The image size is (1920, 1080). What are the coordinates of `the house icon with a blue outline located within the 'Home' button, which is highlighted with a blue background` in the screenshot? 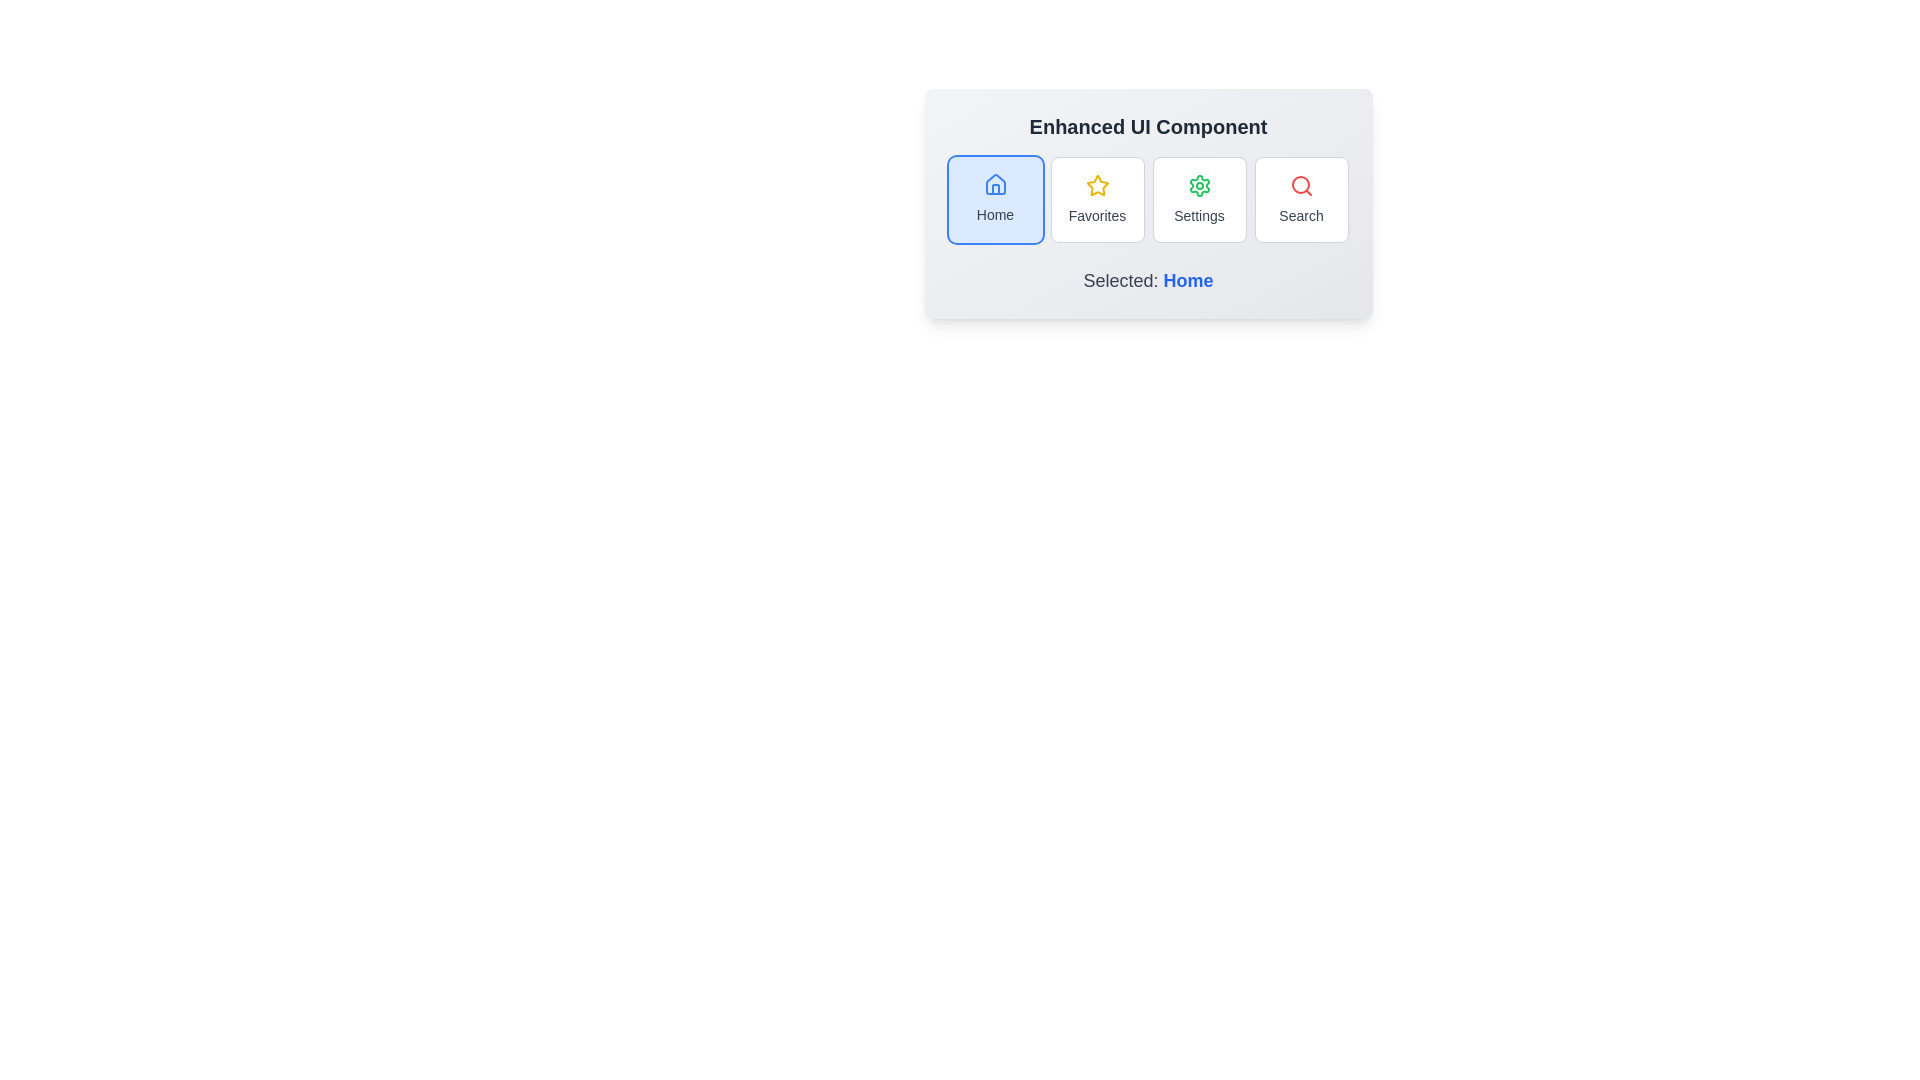 It's located at (995, 185).